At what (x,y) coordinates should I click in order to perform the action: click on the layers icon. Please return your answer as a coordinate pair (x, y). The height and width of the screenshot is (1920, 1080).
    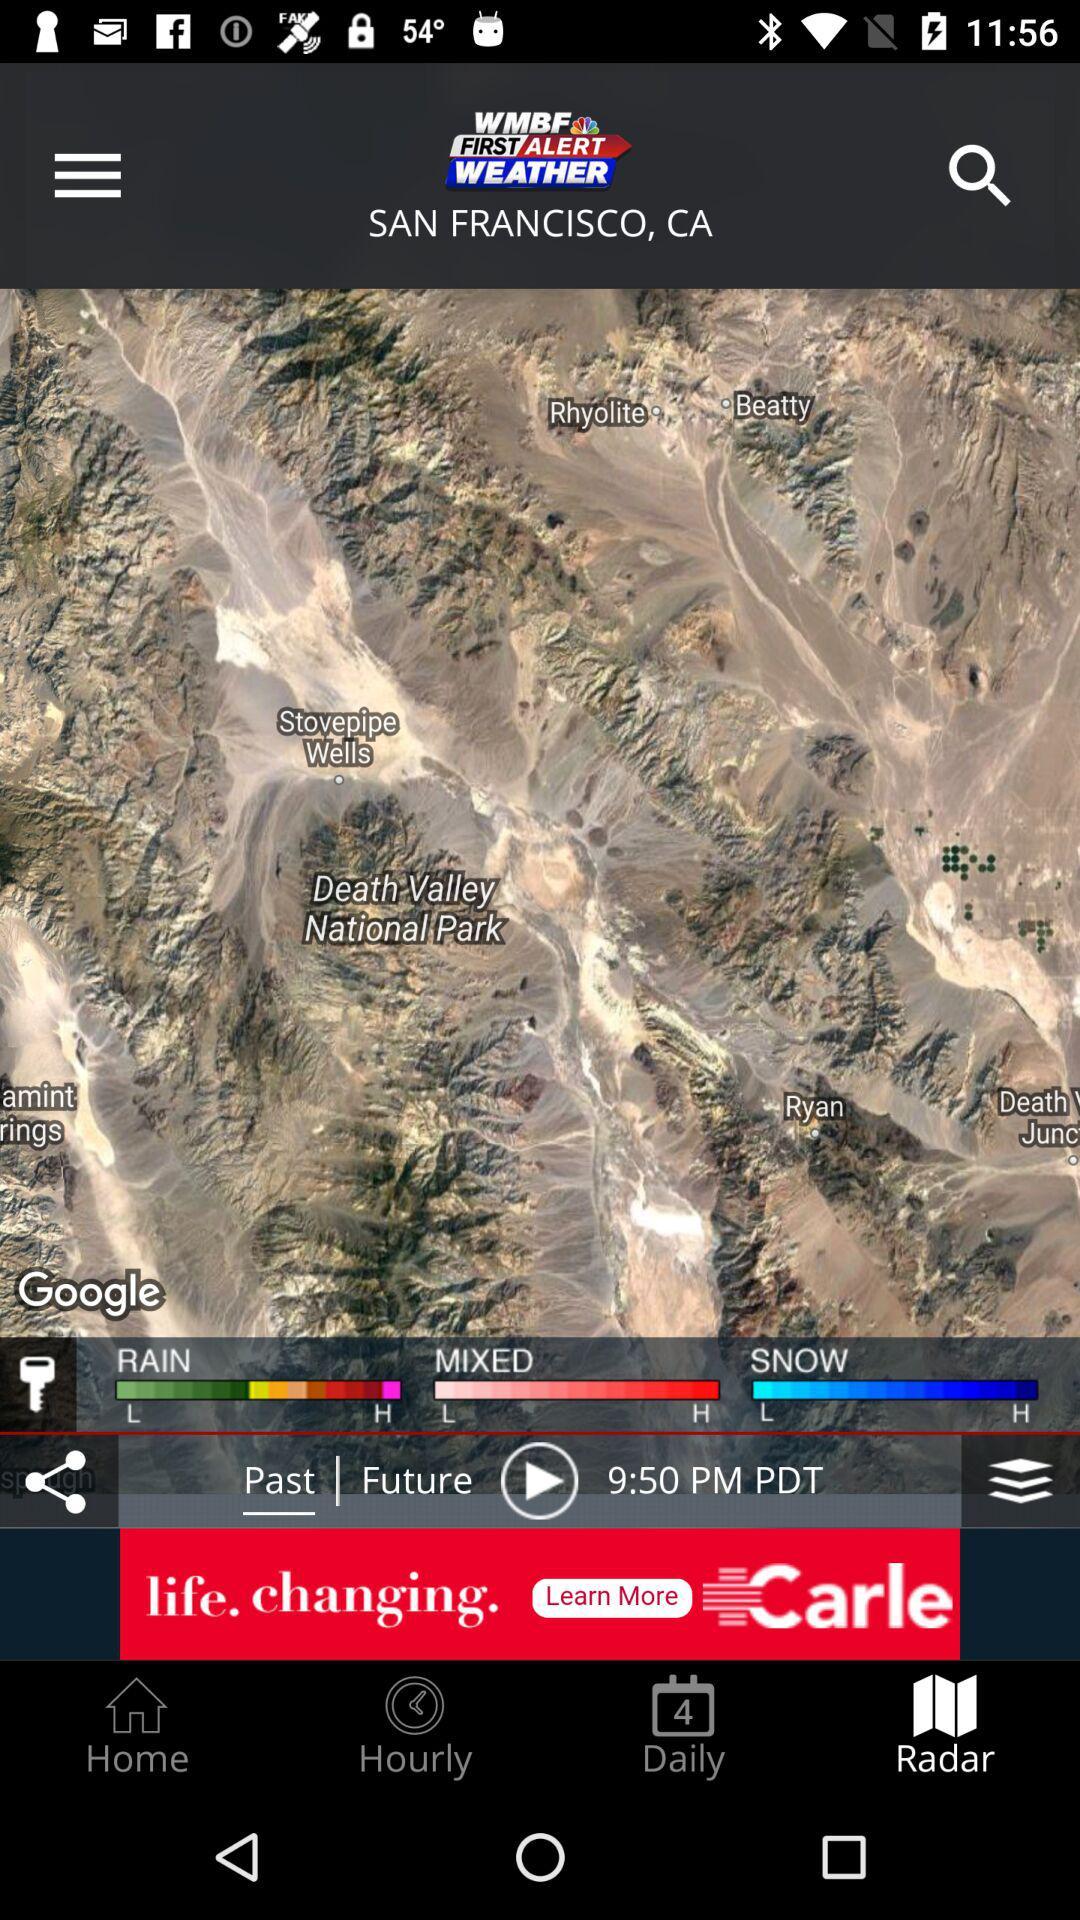
    Looking at the image, I should click on (1020, 1480).